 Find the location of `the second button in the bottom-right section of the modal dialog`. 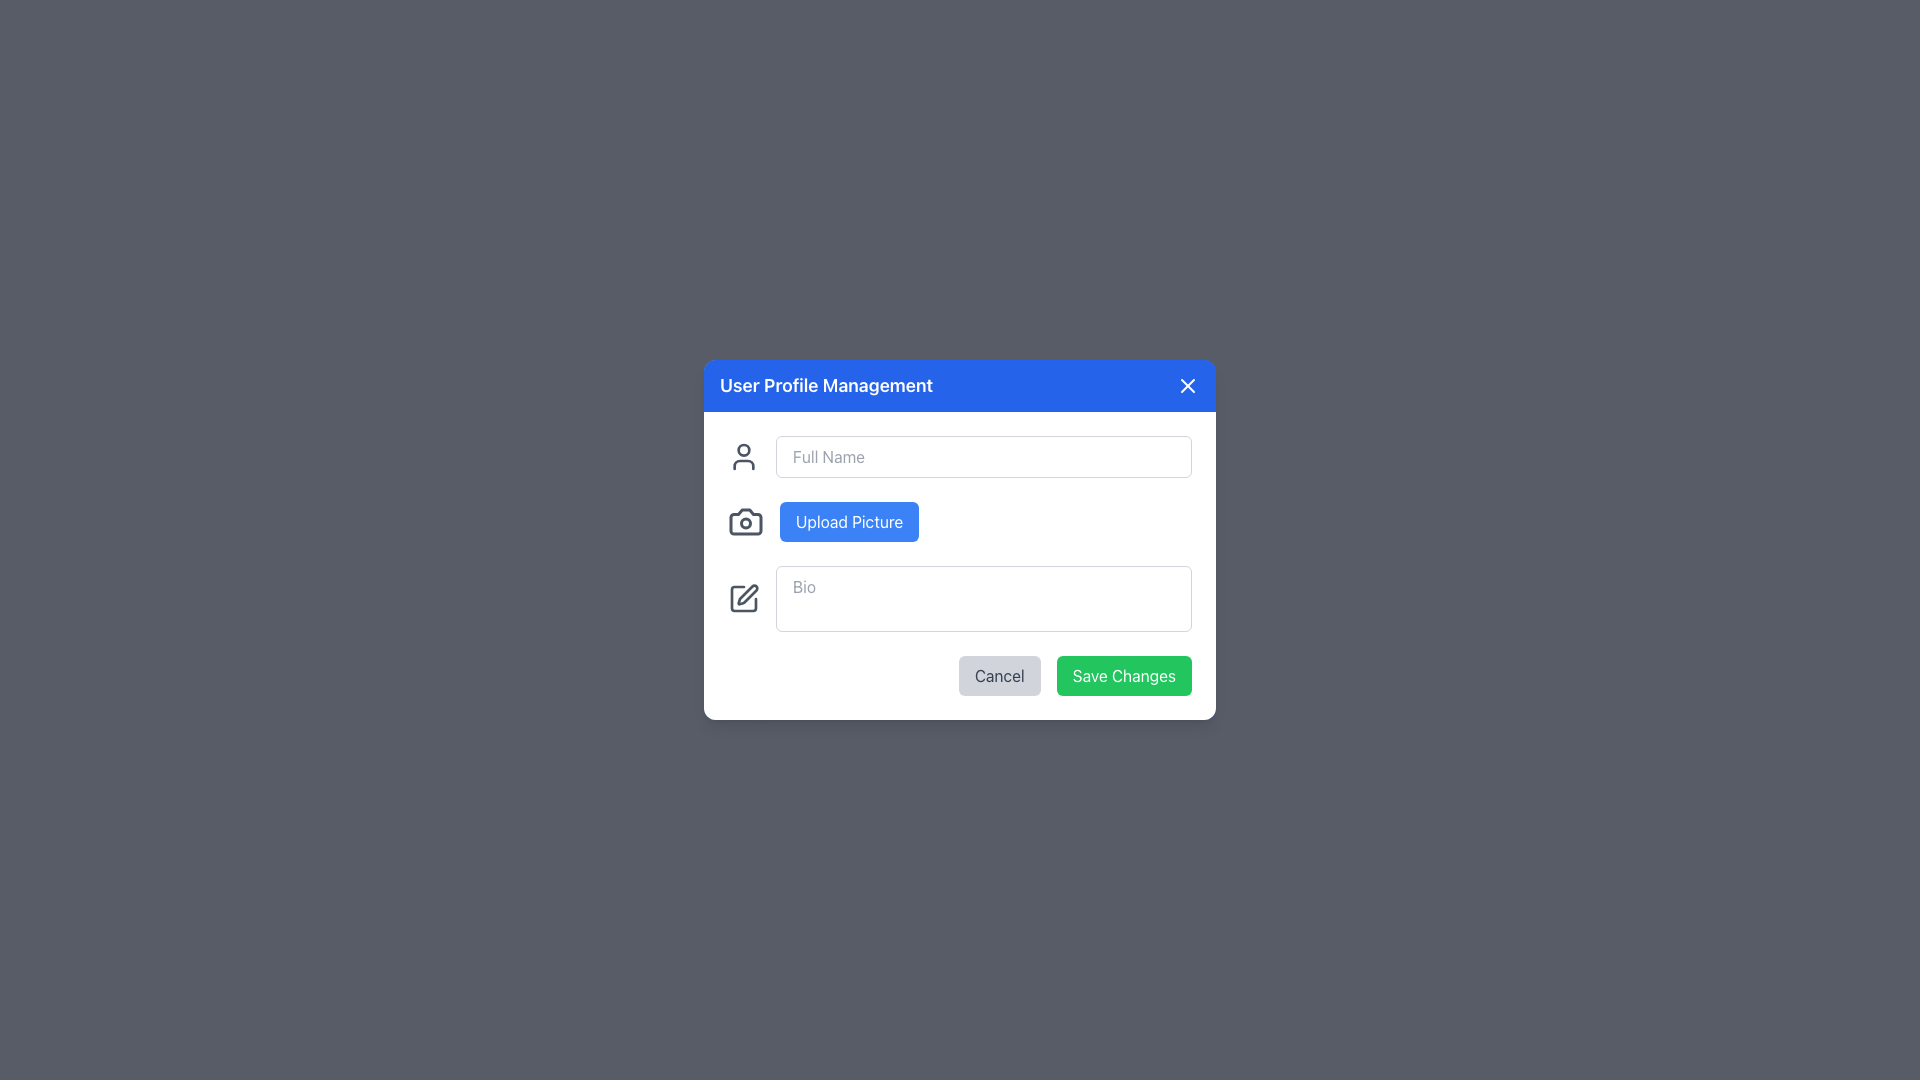

the second button in the bottom-right section of the modal dialog is located at coordinates (1123, 675).